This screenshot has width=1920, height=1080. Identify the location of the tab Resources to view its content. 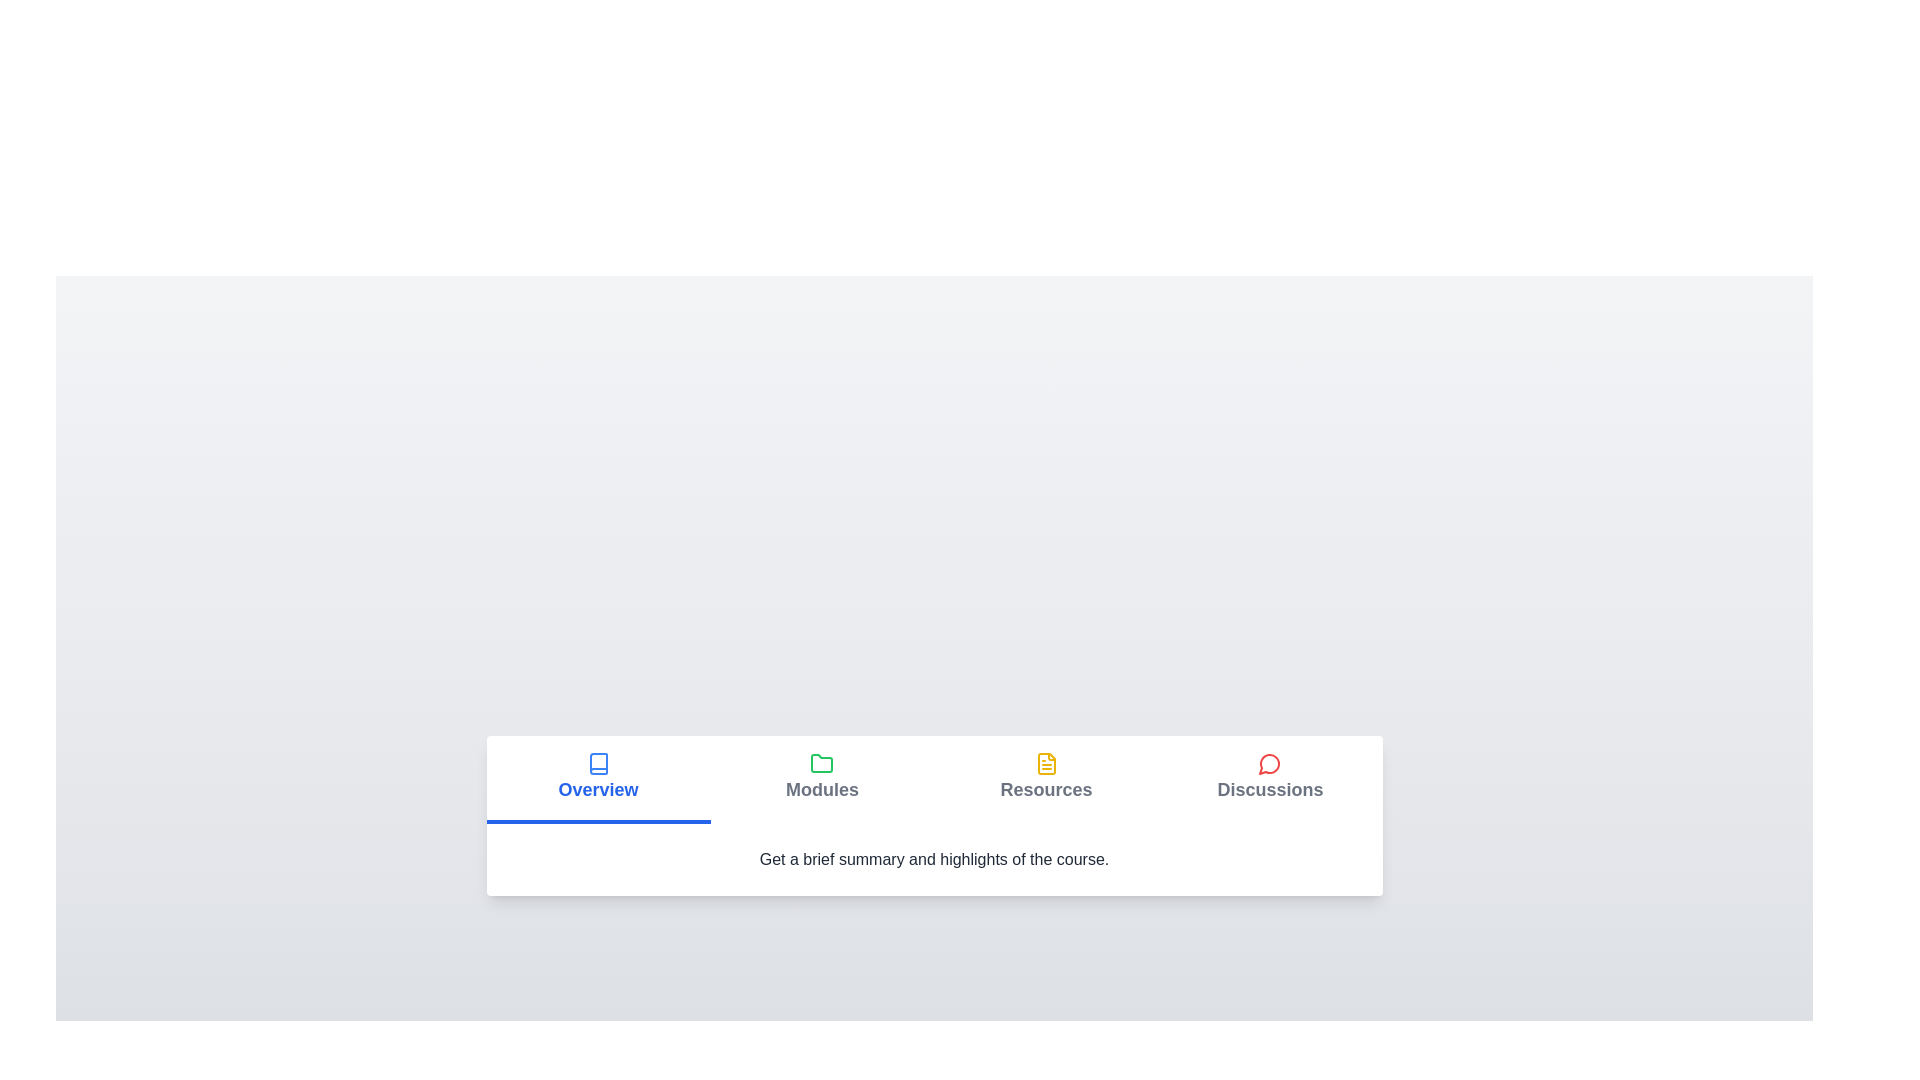
(1045, 778).